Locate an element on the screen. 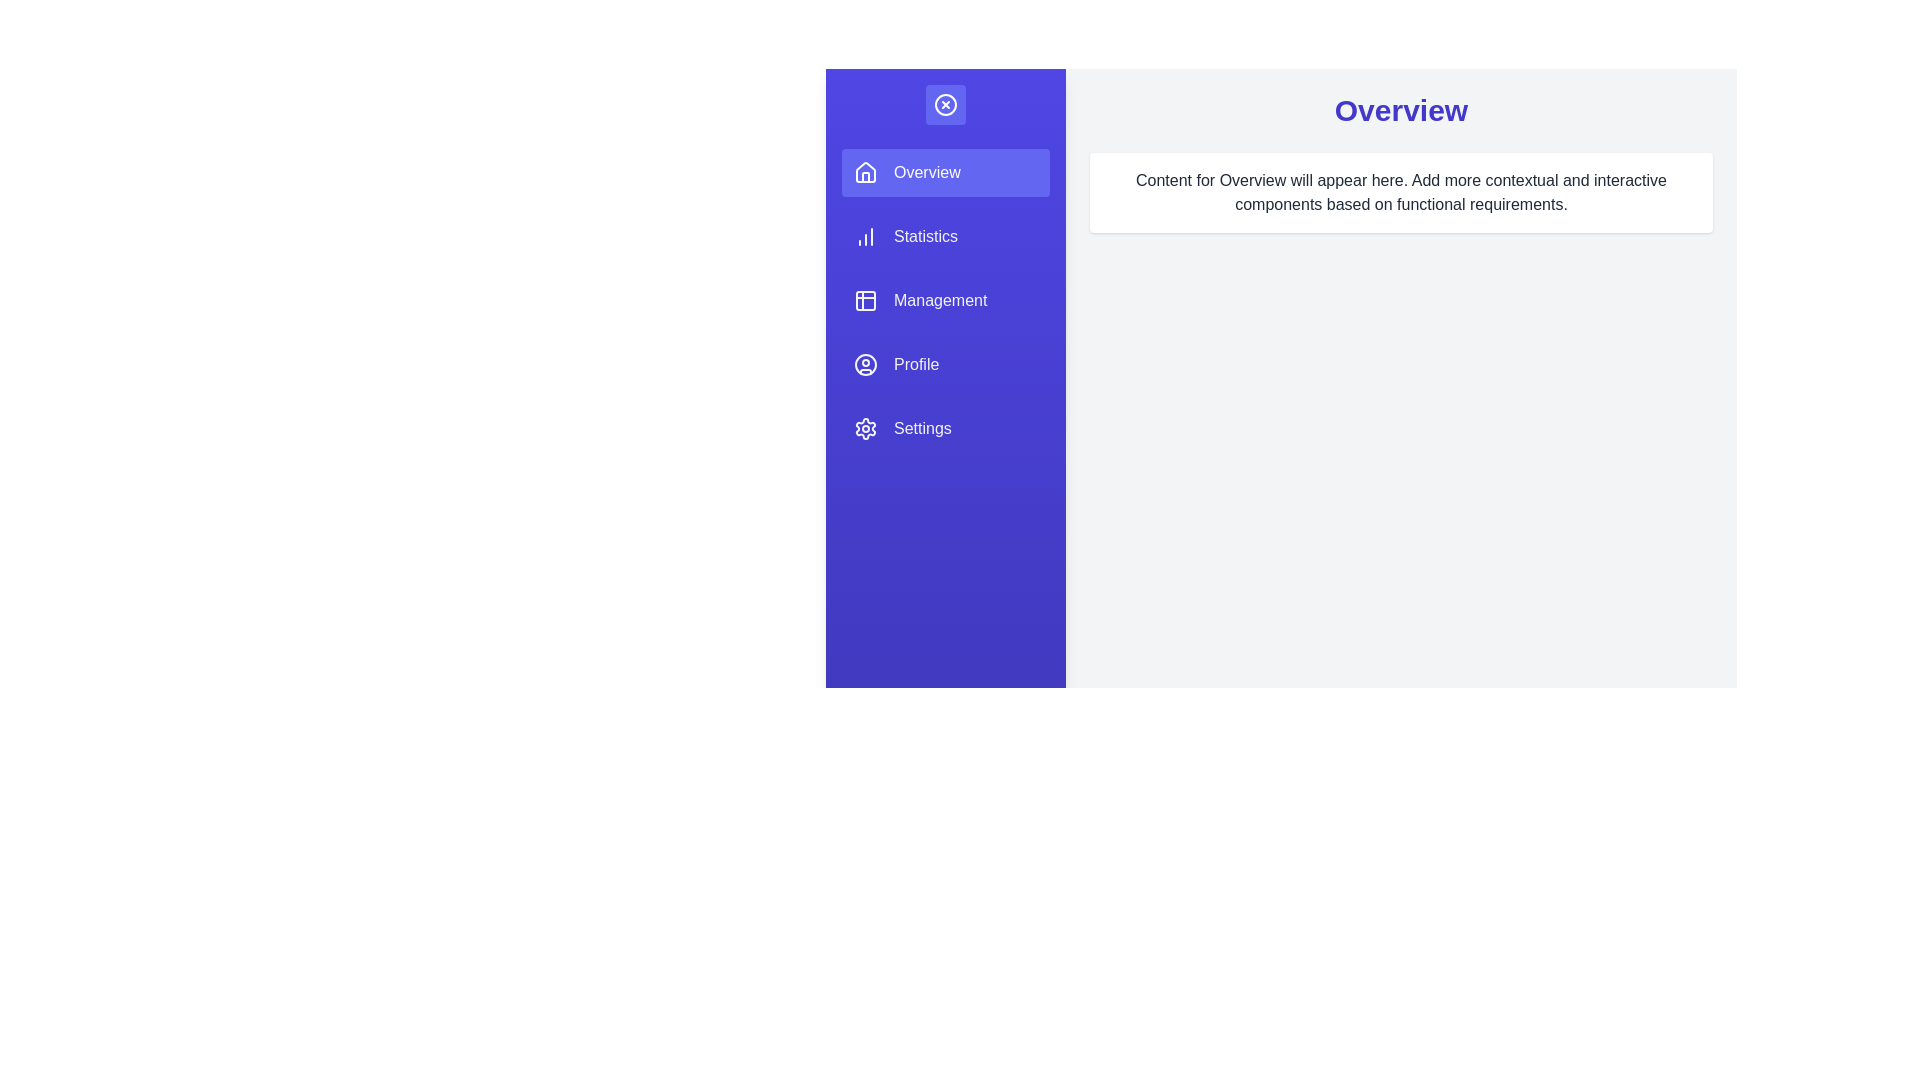 This screenshot has width=1920, height=1080. toggle button in the sidebar to change the drawer's state is located at coordinates (944, 104).